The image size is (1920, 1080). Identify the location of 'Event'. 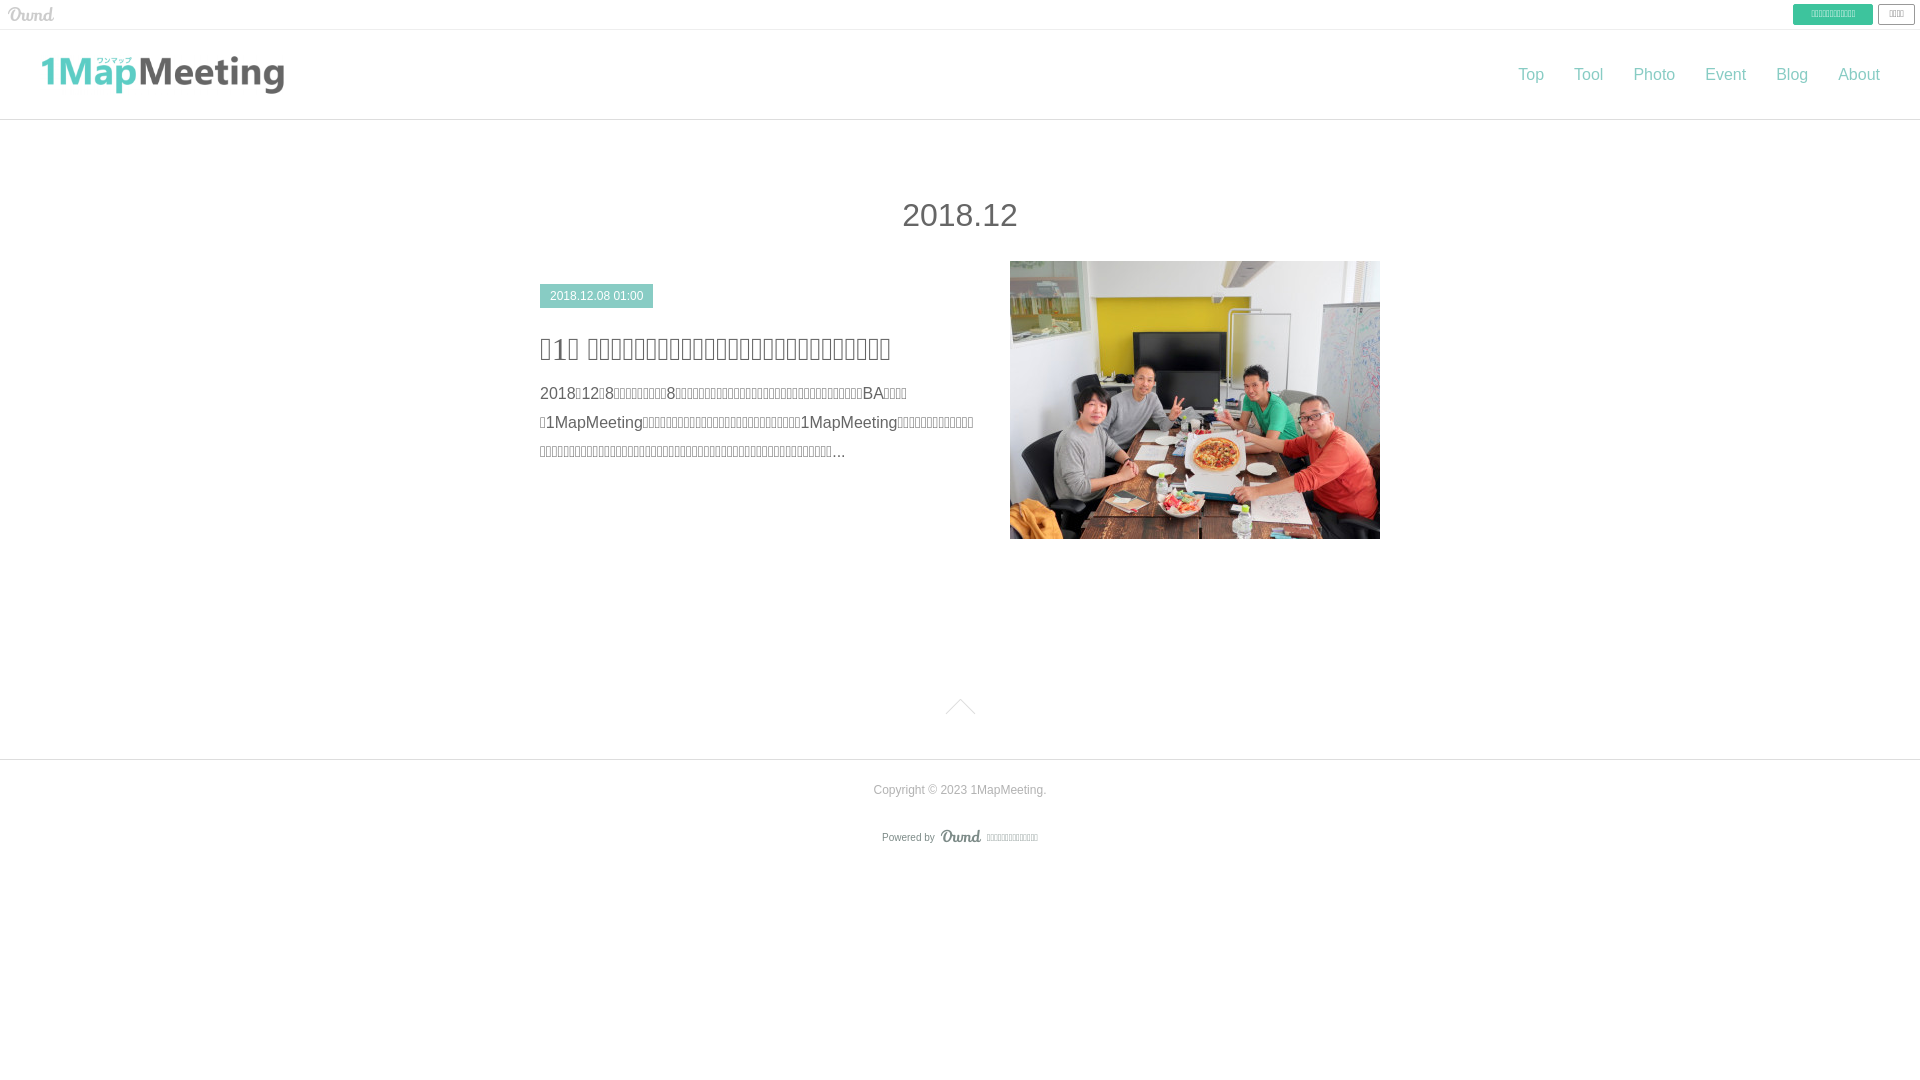
(1724, 73).